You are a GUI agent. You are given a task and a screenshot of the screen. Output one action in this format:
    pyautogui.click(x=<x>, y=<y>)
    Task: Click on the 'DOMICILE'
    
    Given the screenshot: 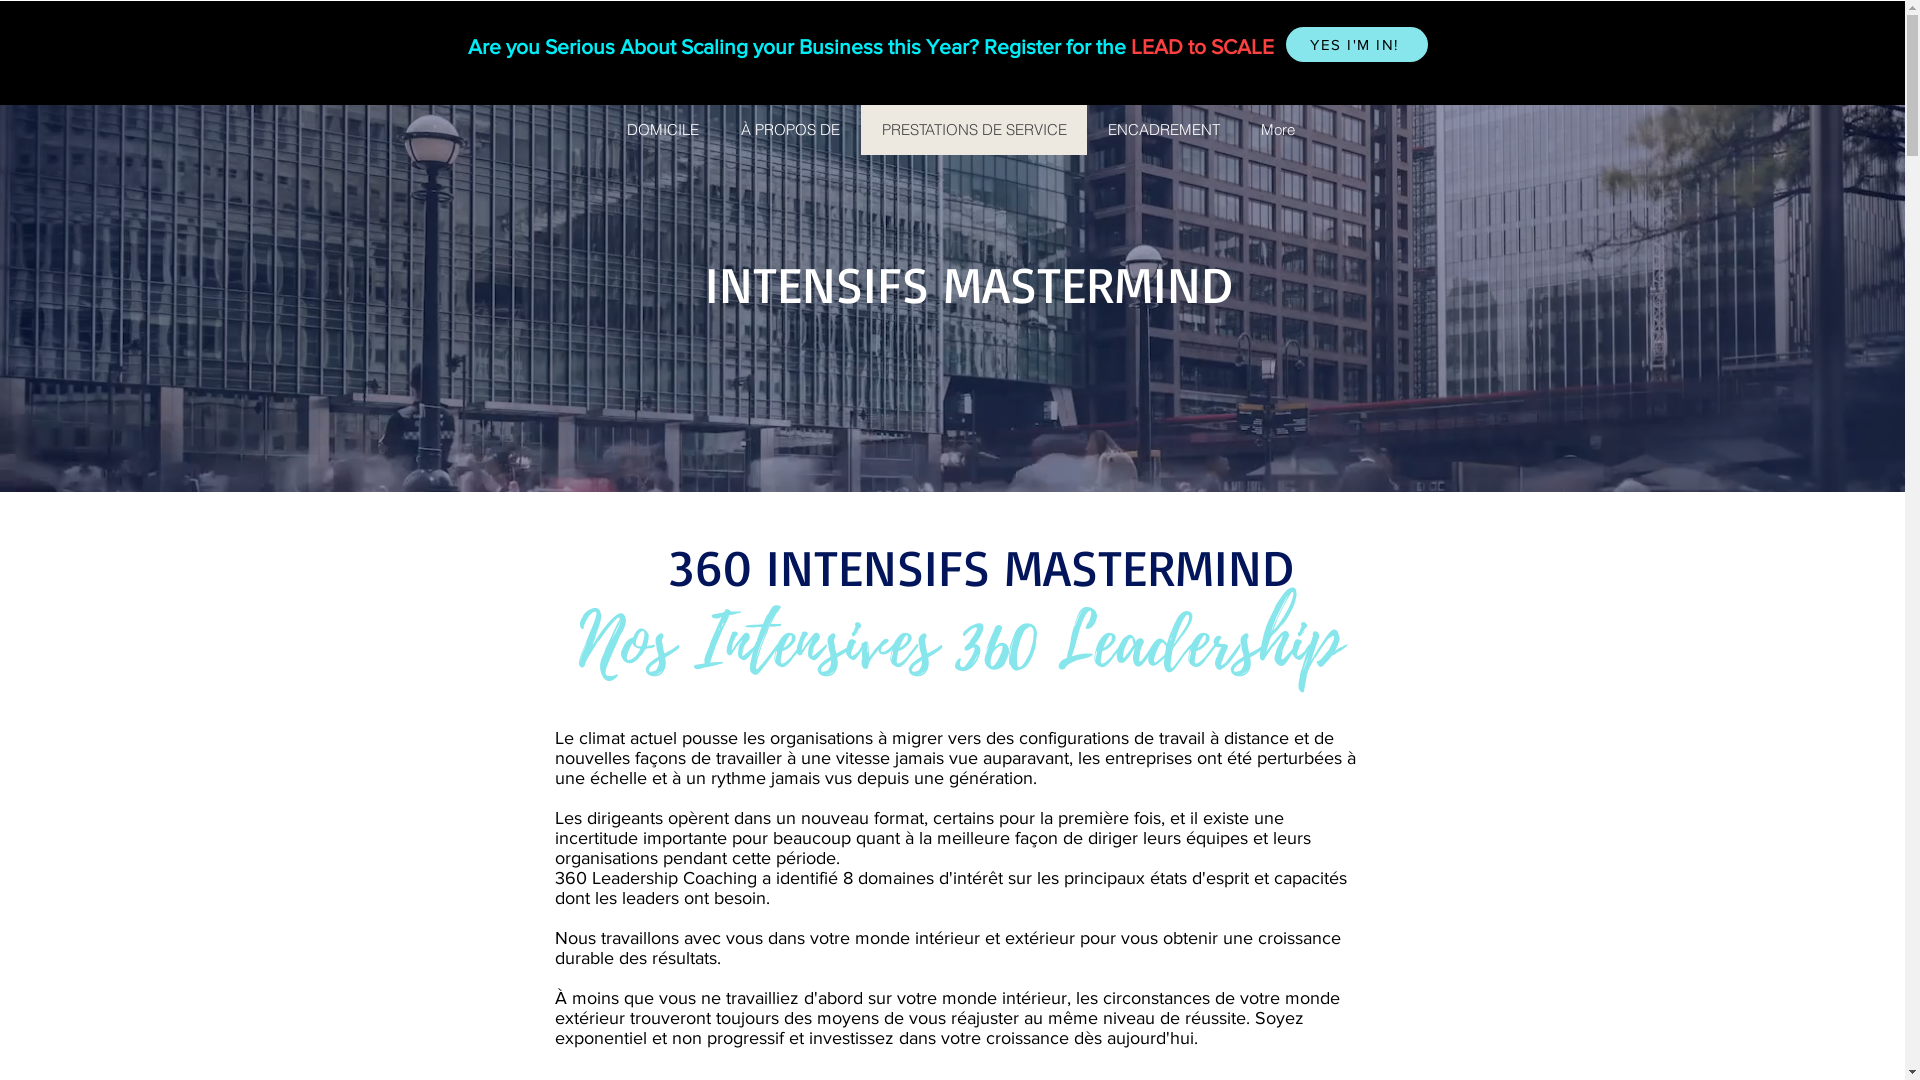 What is the action you would take?
    pyautogui.click(x=662, y=130)
    